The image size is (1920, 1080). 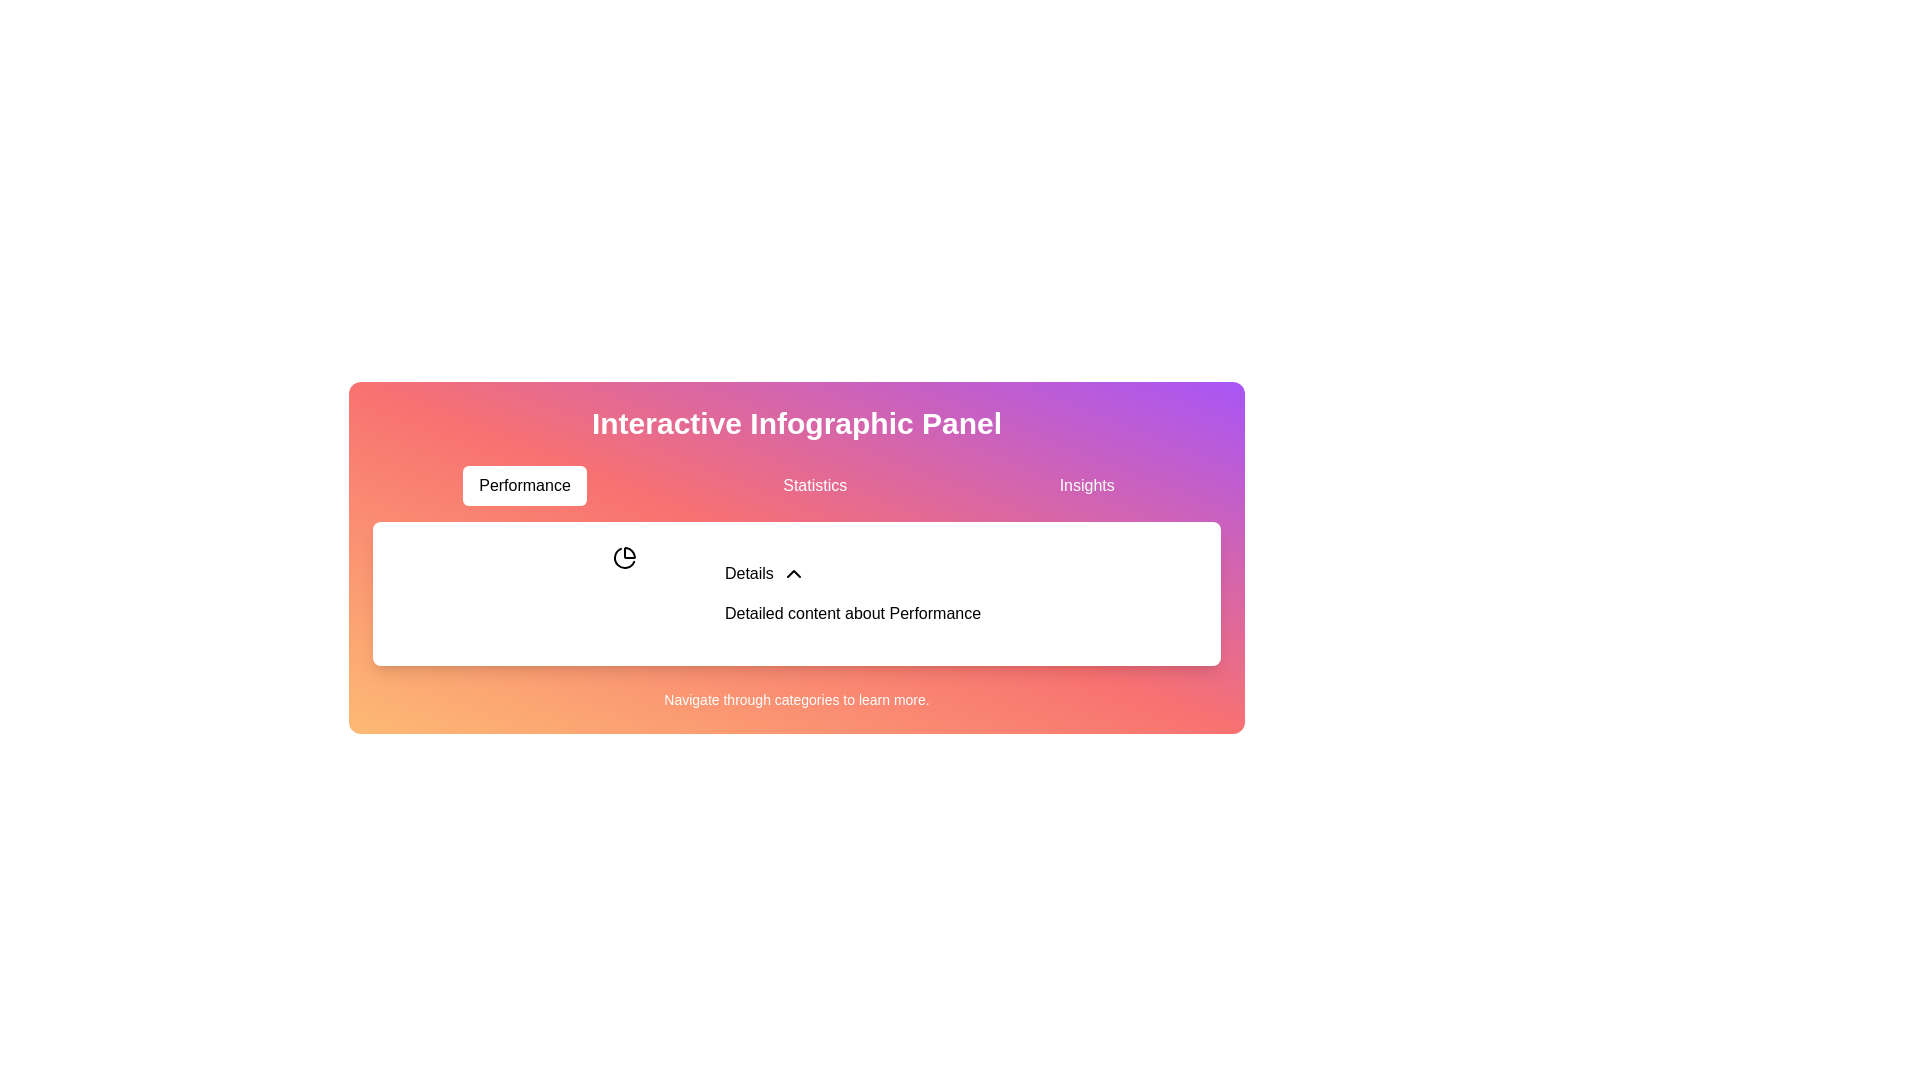 What do you see at coordinates (792, 574) in the screenshot?
I see `the chevron icon to the right of the 'Details' header` at bounding box center [792, 574].